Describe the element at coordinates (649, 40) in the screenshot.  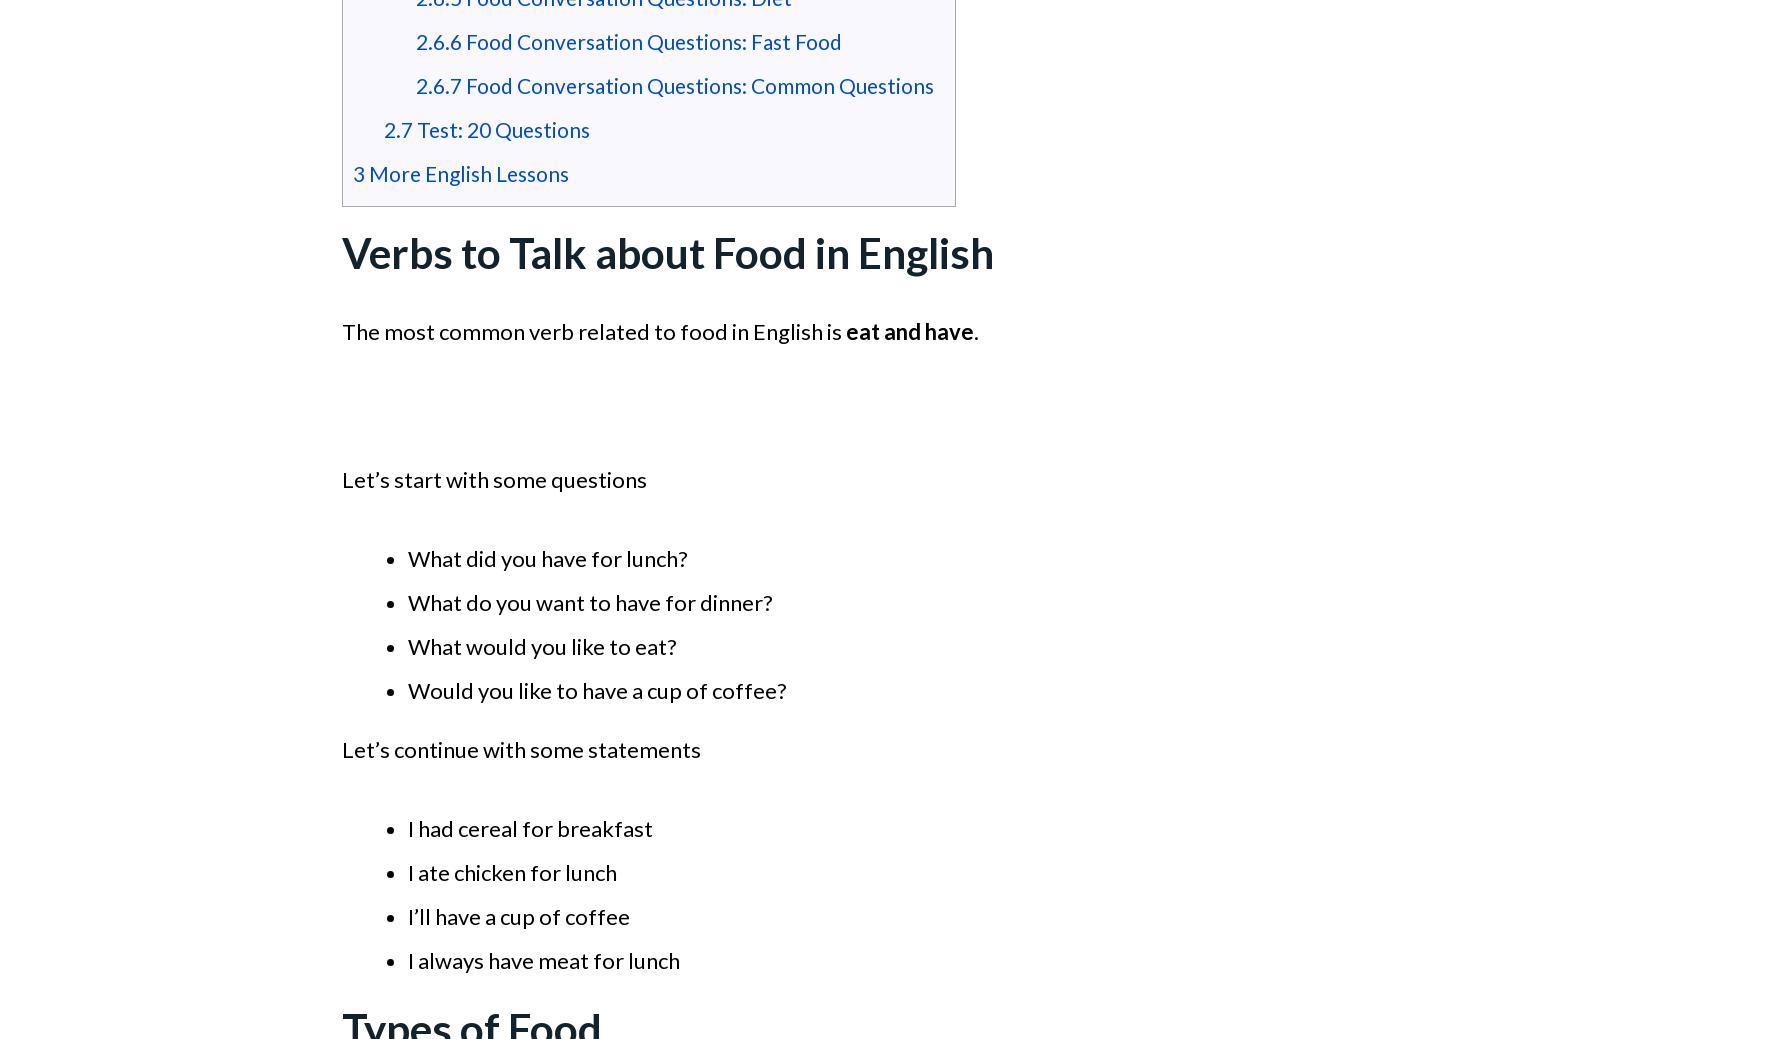
I see `'Food Conversation Questions: Fast Food'` at that location.